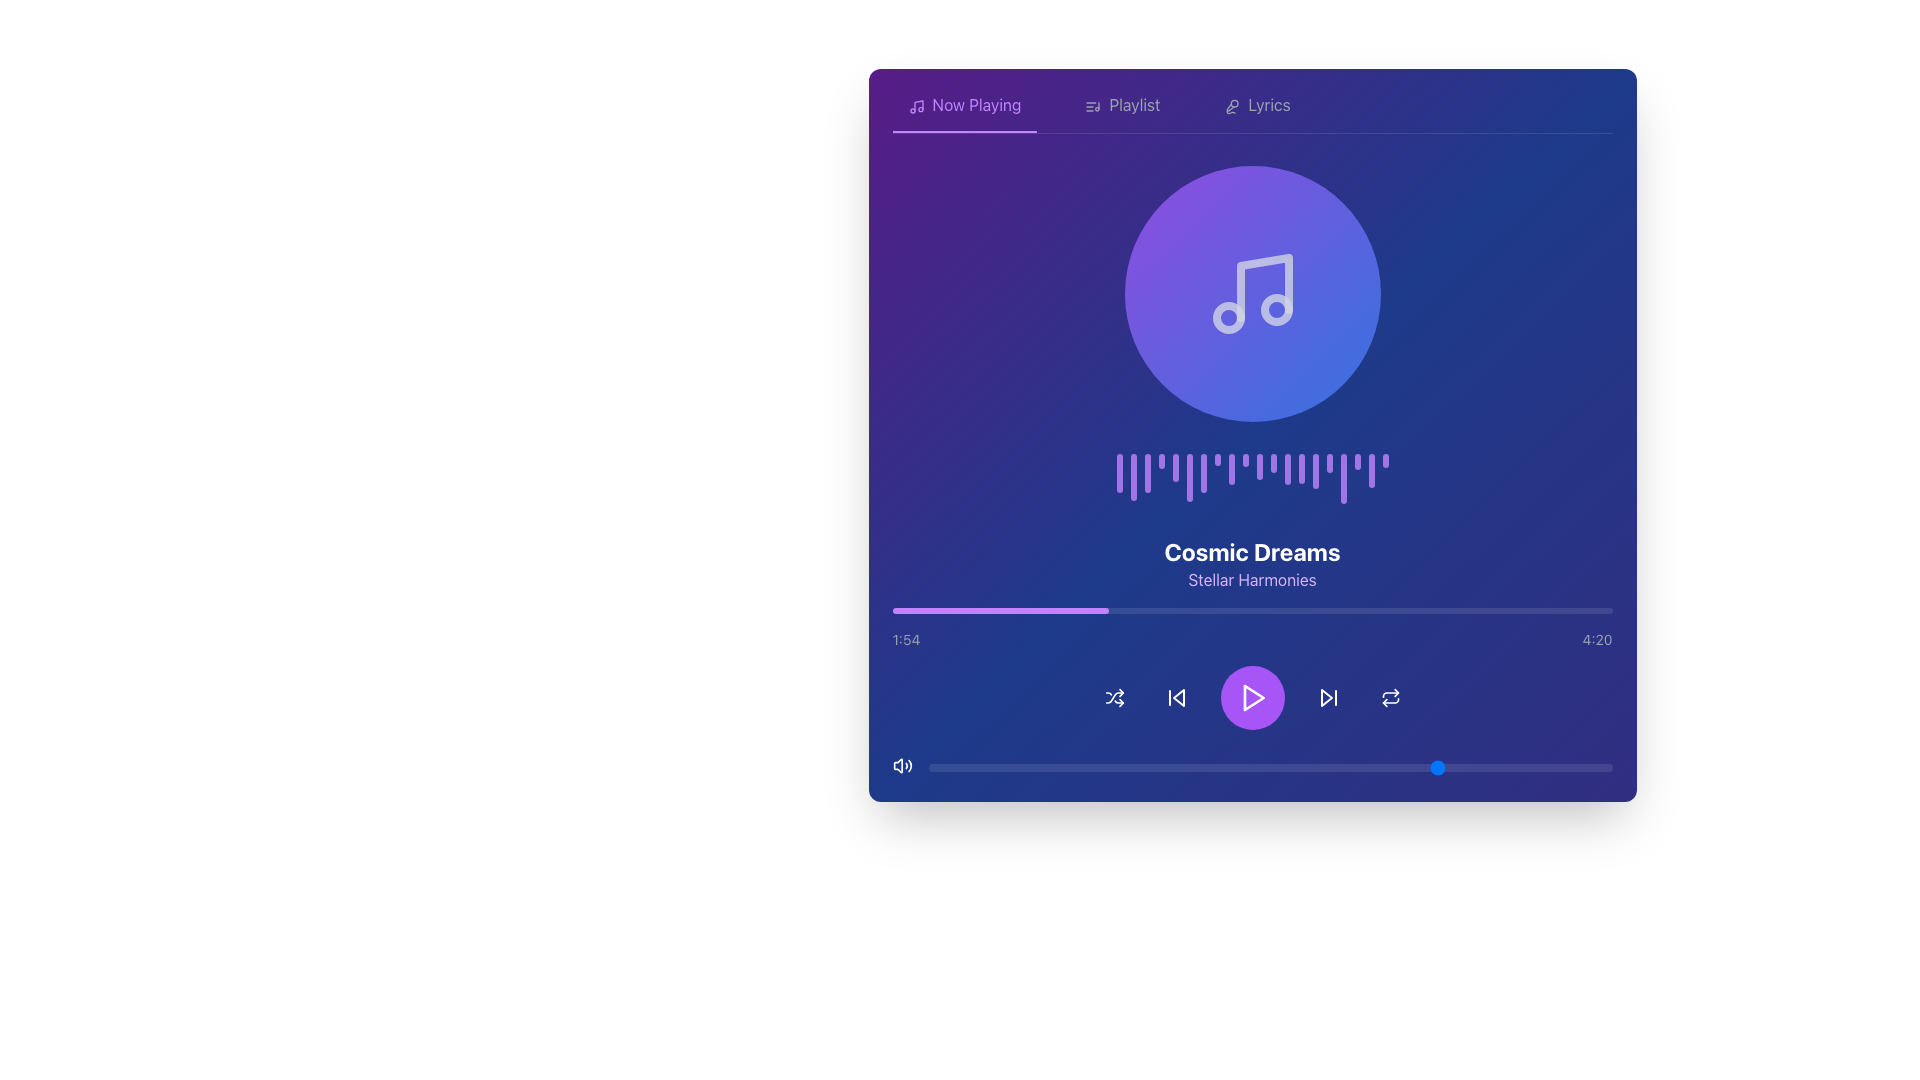 The width and height of the screenshot is (1920, 1080). Describe the element at coordinates (1326, 697) in the screenshot. I see `the forward-skip arrow icon located to the immediate right of the play button in the media player controls to skip the track` at that location.